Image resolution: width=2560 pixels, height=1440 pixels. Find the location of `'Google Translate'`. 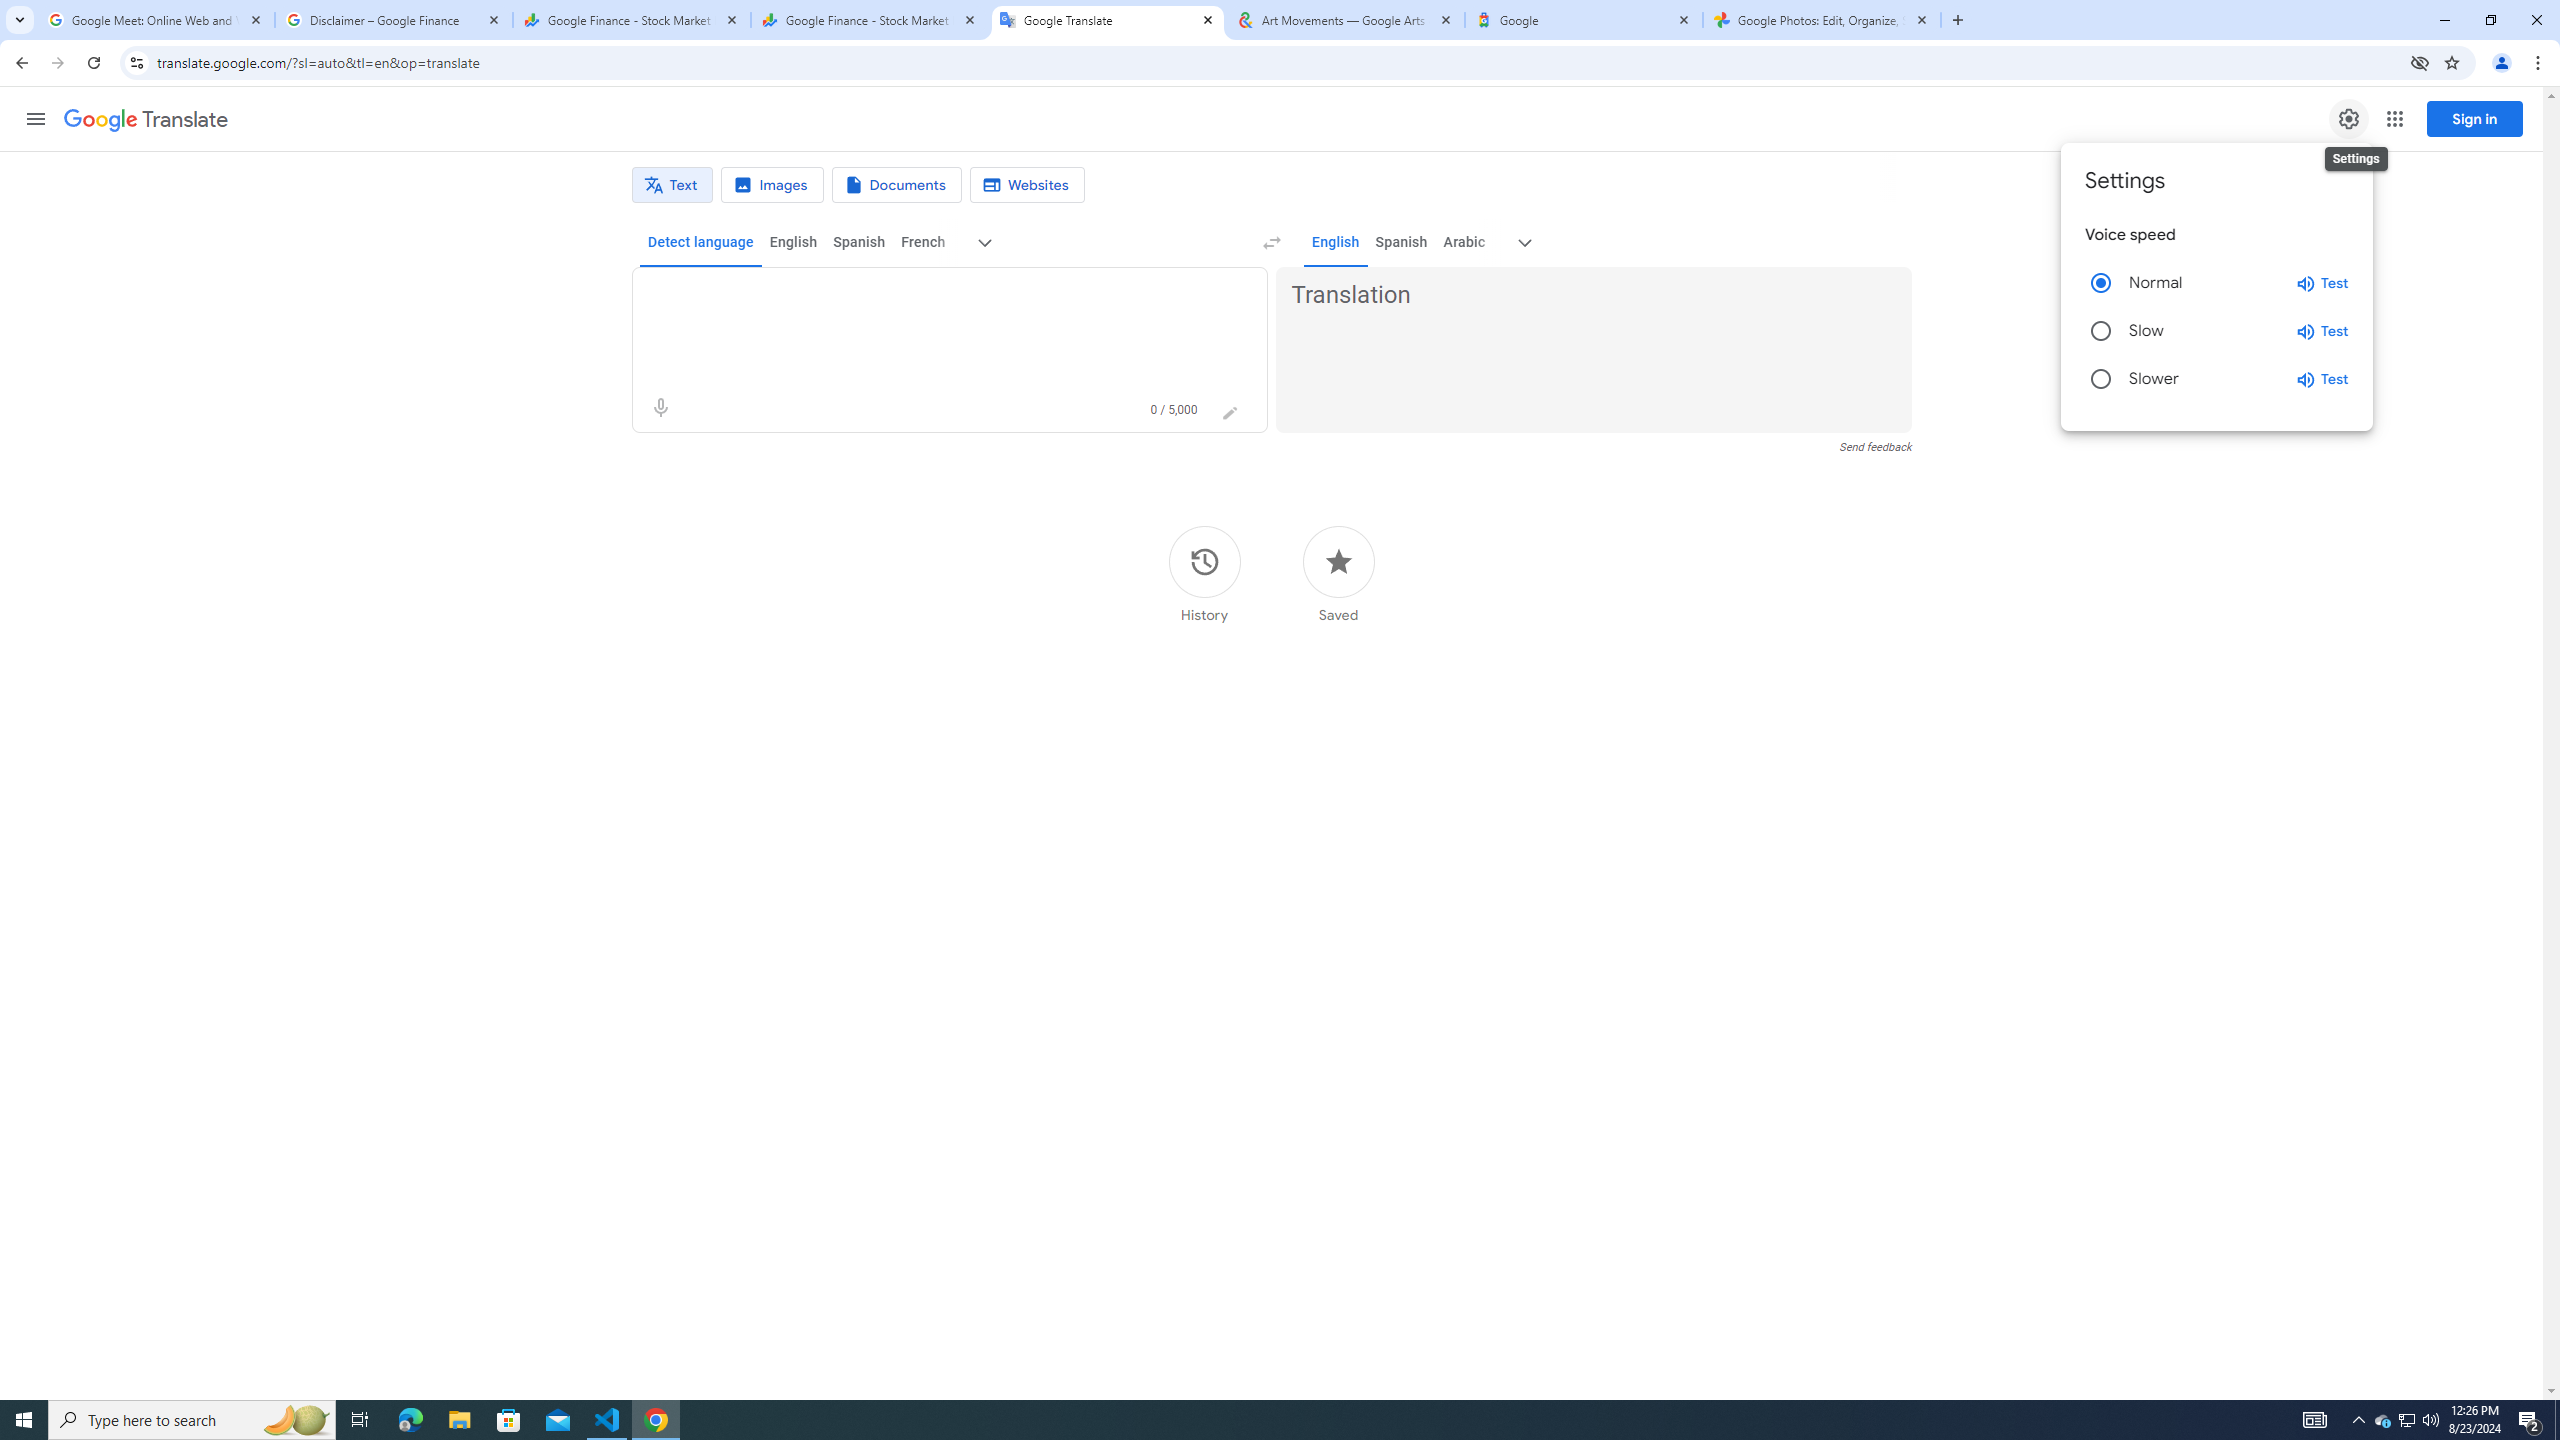

'Google Translate' is located at coordinates (144, 119).